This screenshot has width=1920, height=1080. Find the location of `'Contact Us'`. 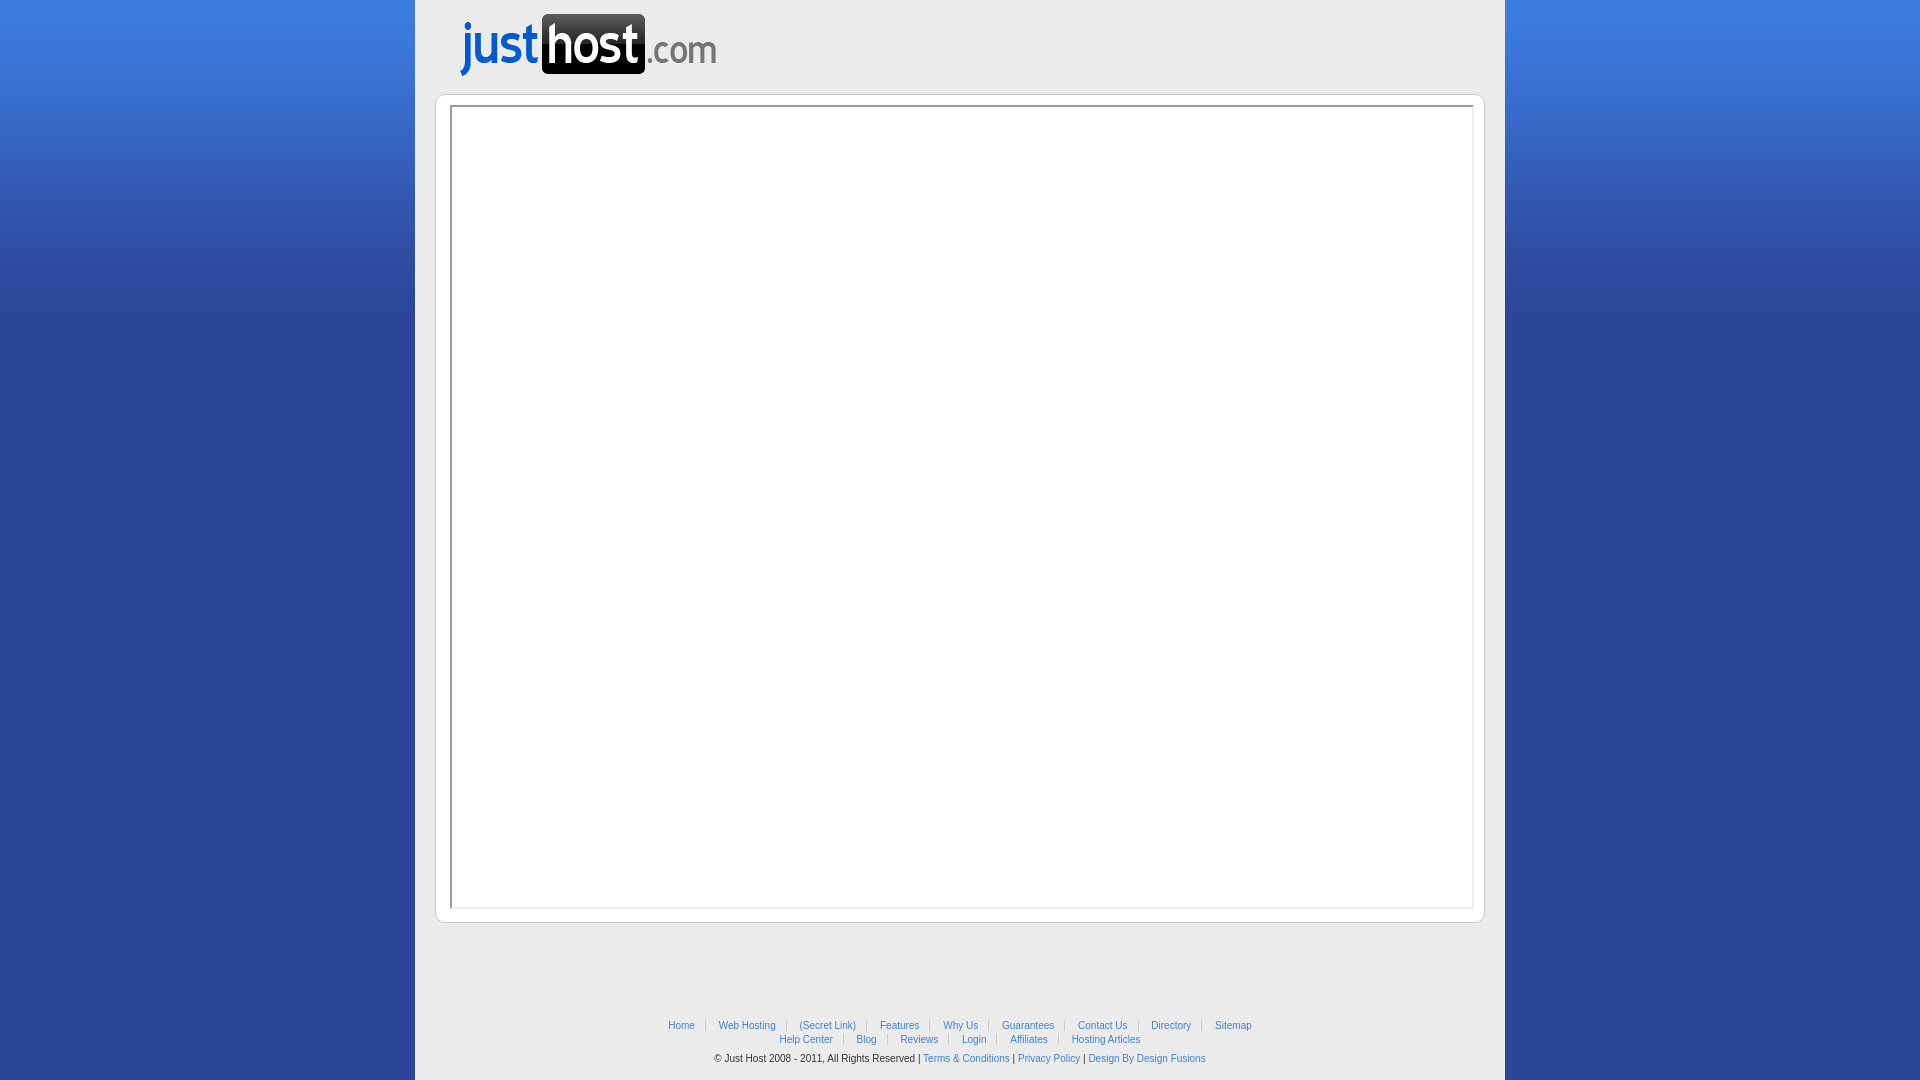

'Contact Us' is located at coordinates (1101, 1025).